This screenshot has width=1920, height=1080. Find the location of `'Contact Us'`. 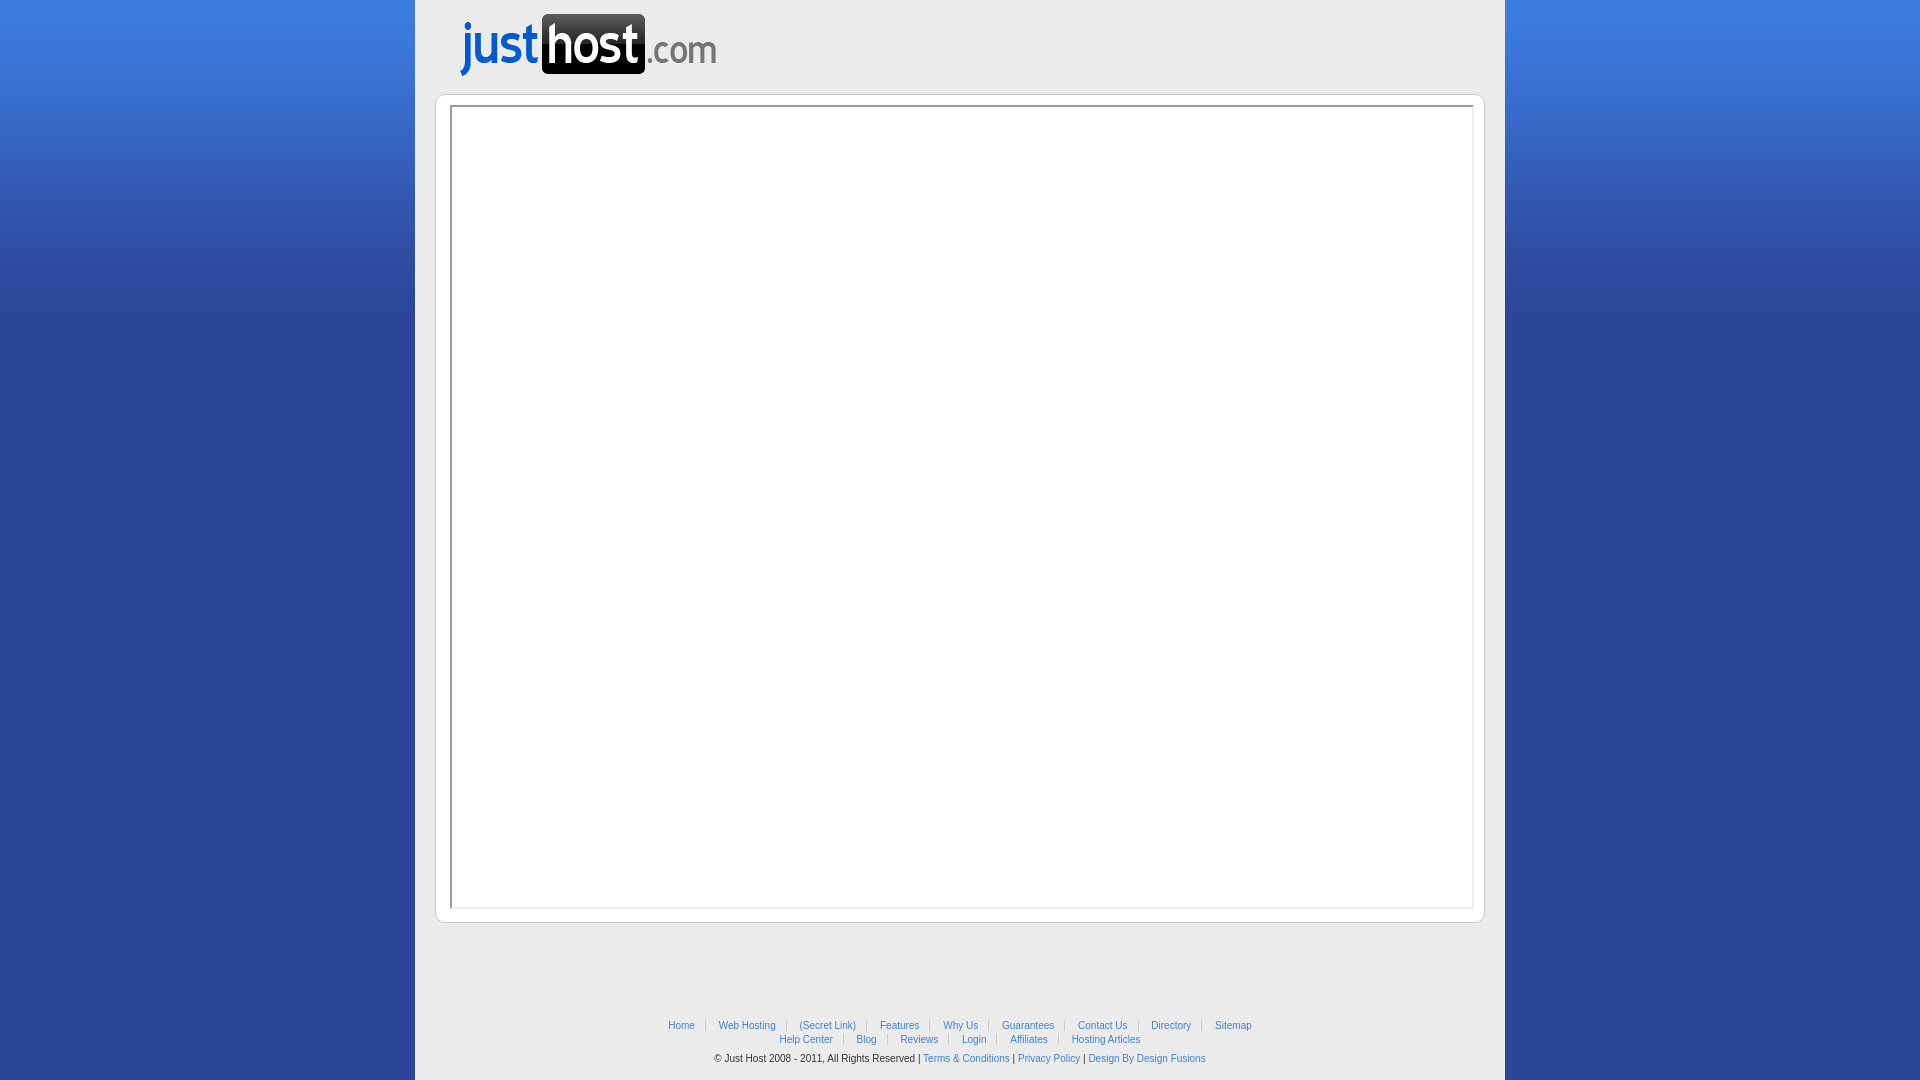

'Contact Us' is located at coordinates (1101, 1025).